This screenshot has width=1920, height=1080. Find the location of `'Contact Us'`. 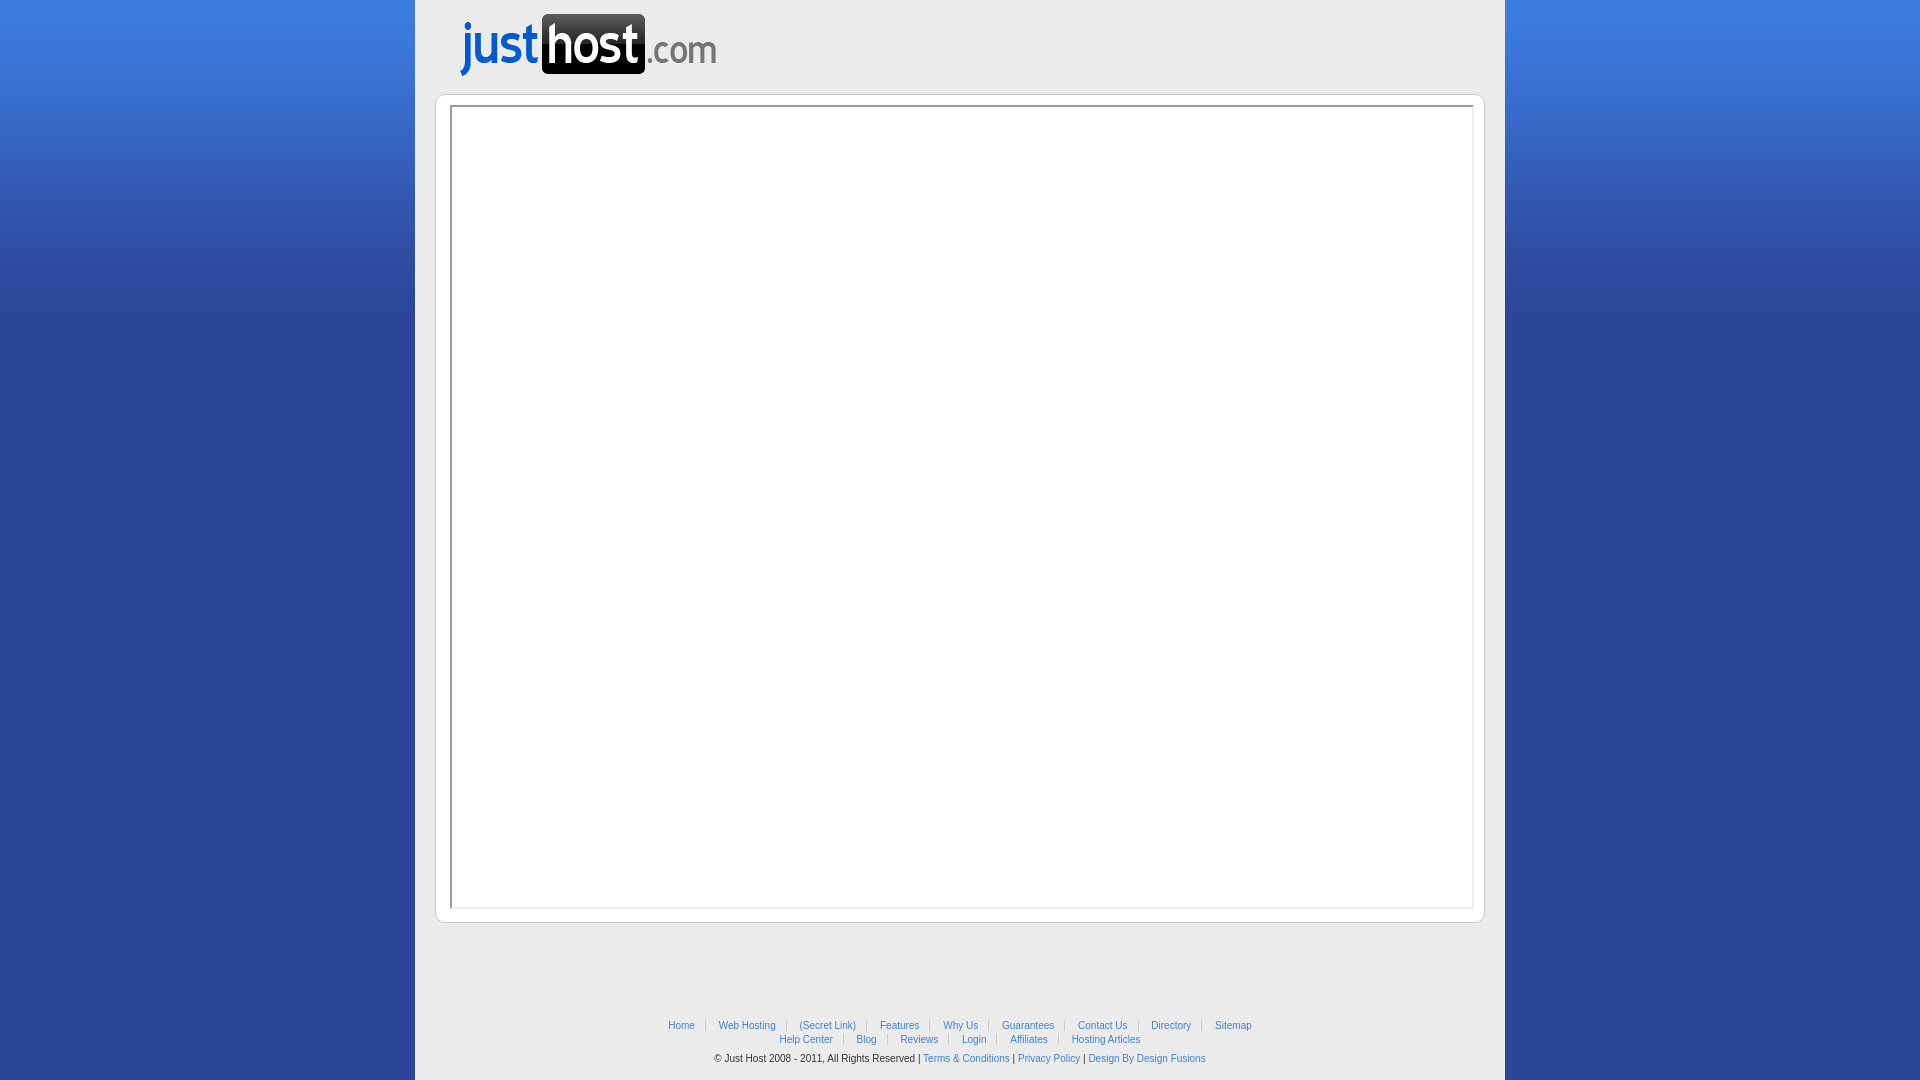

'Contact Us' is located at coordinates (1101, 1025).